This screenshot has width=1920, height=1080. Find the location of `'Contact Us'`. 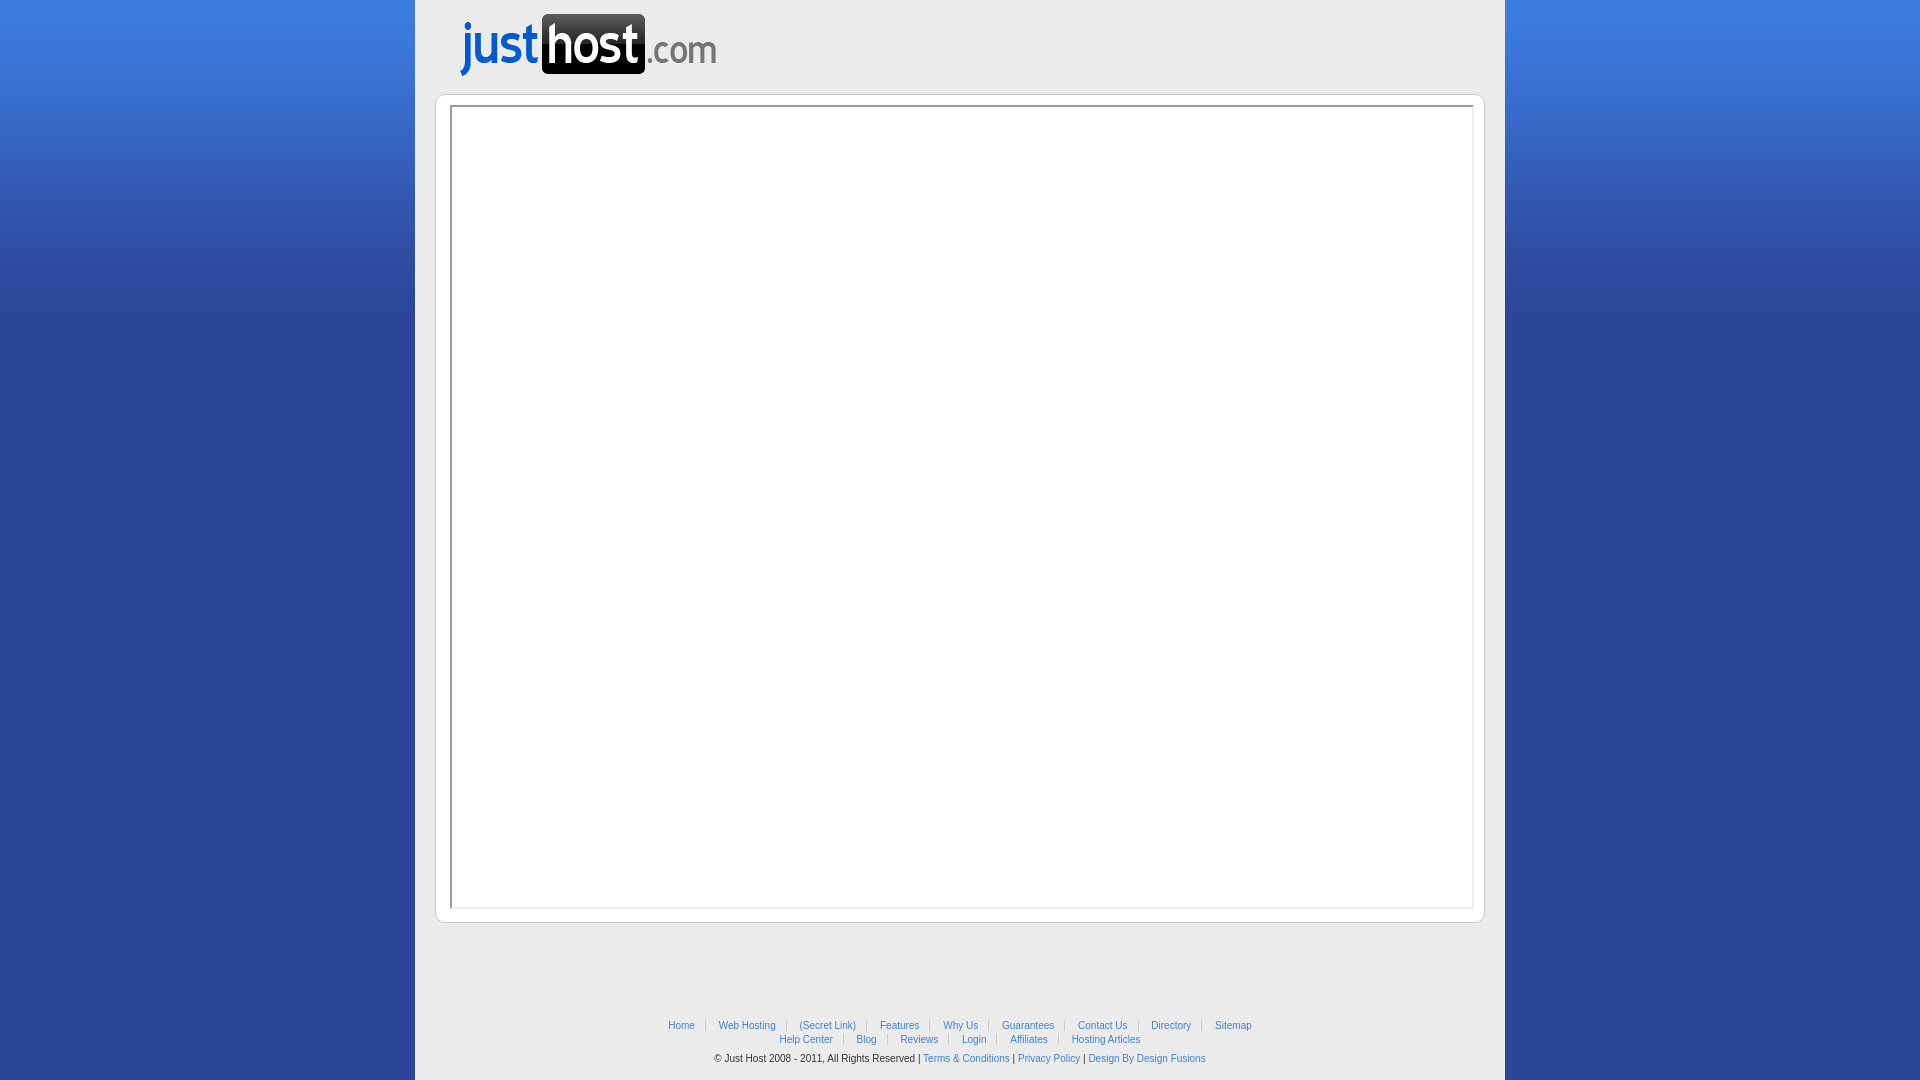

'Contact Us' is located at coordinates (1101, 1025).